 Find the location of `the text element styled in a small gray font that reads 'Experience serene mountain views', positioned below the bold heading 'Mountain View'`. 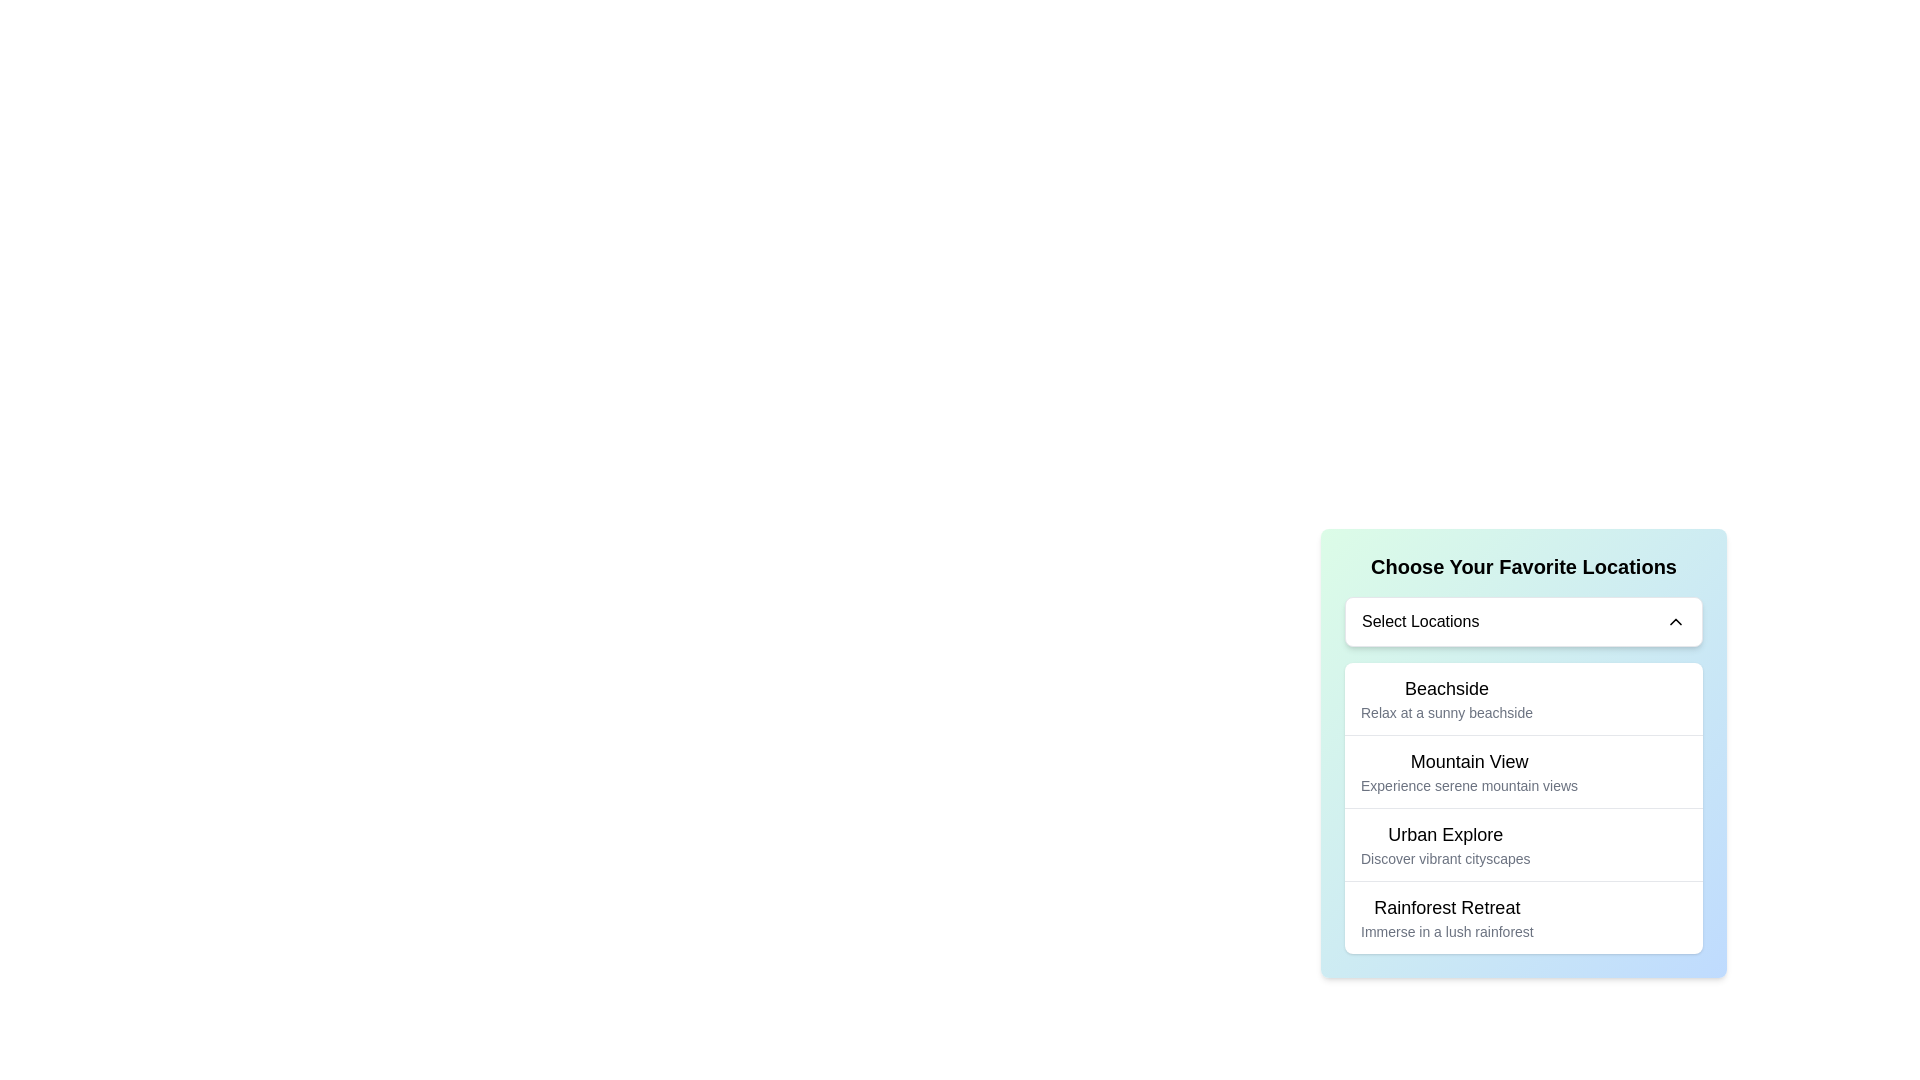

the text element styled in a small gray font that reads 'Experience serene mountain views', positioned below the bold heading 'Mountain View' is located at coordinates (1469, 785).